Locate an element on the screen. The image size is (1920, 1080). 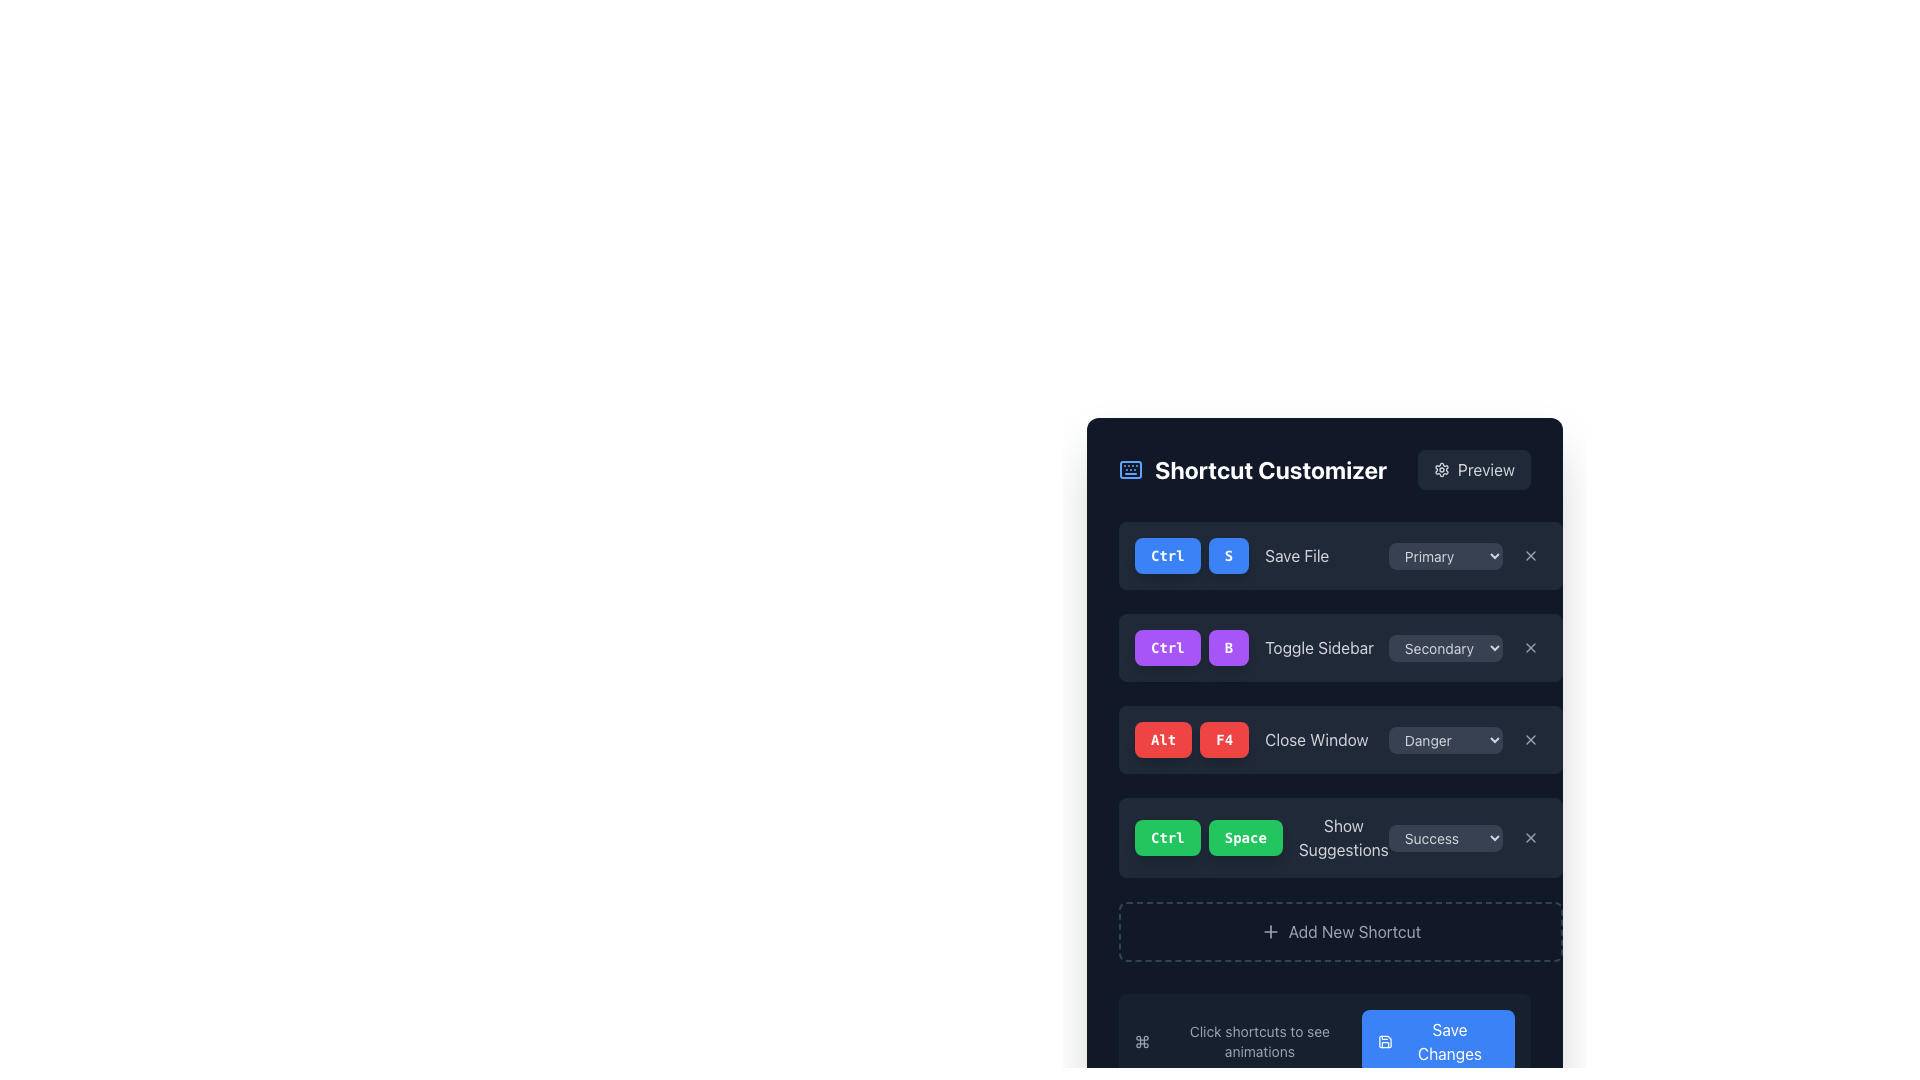
the decorative Save Changes icon located at the bottom-right corner of the Shortcut Customizer interface, which represents the Save Changes action is located at coordinates (1384, 1040).